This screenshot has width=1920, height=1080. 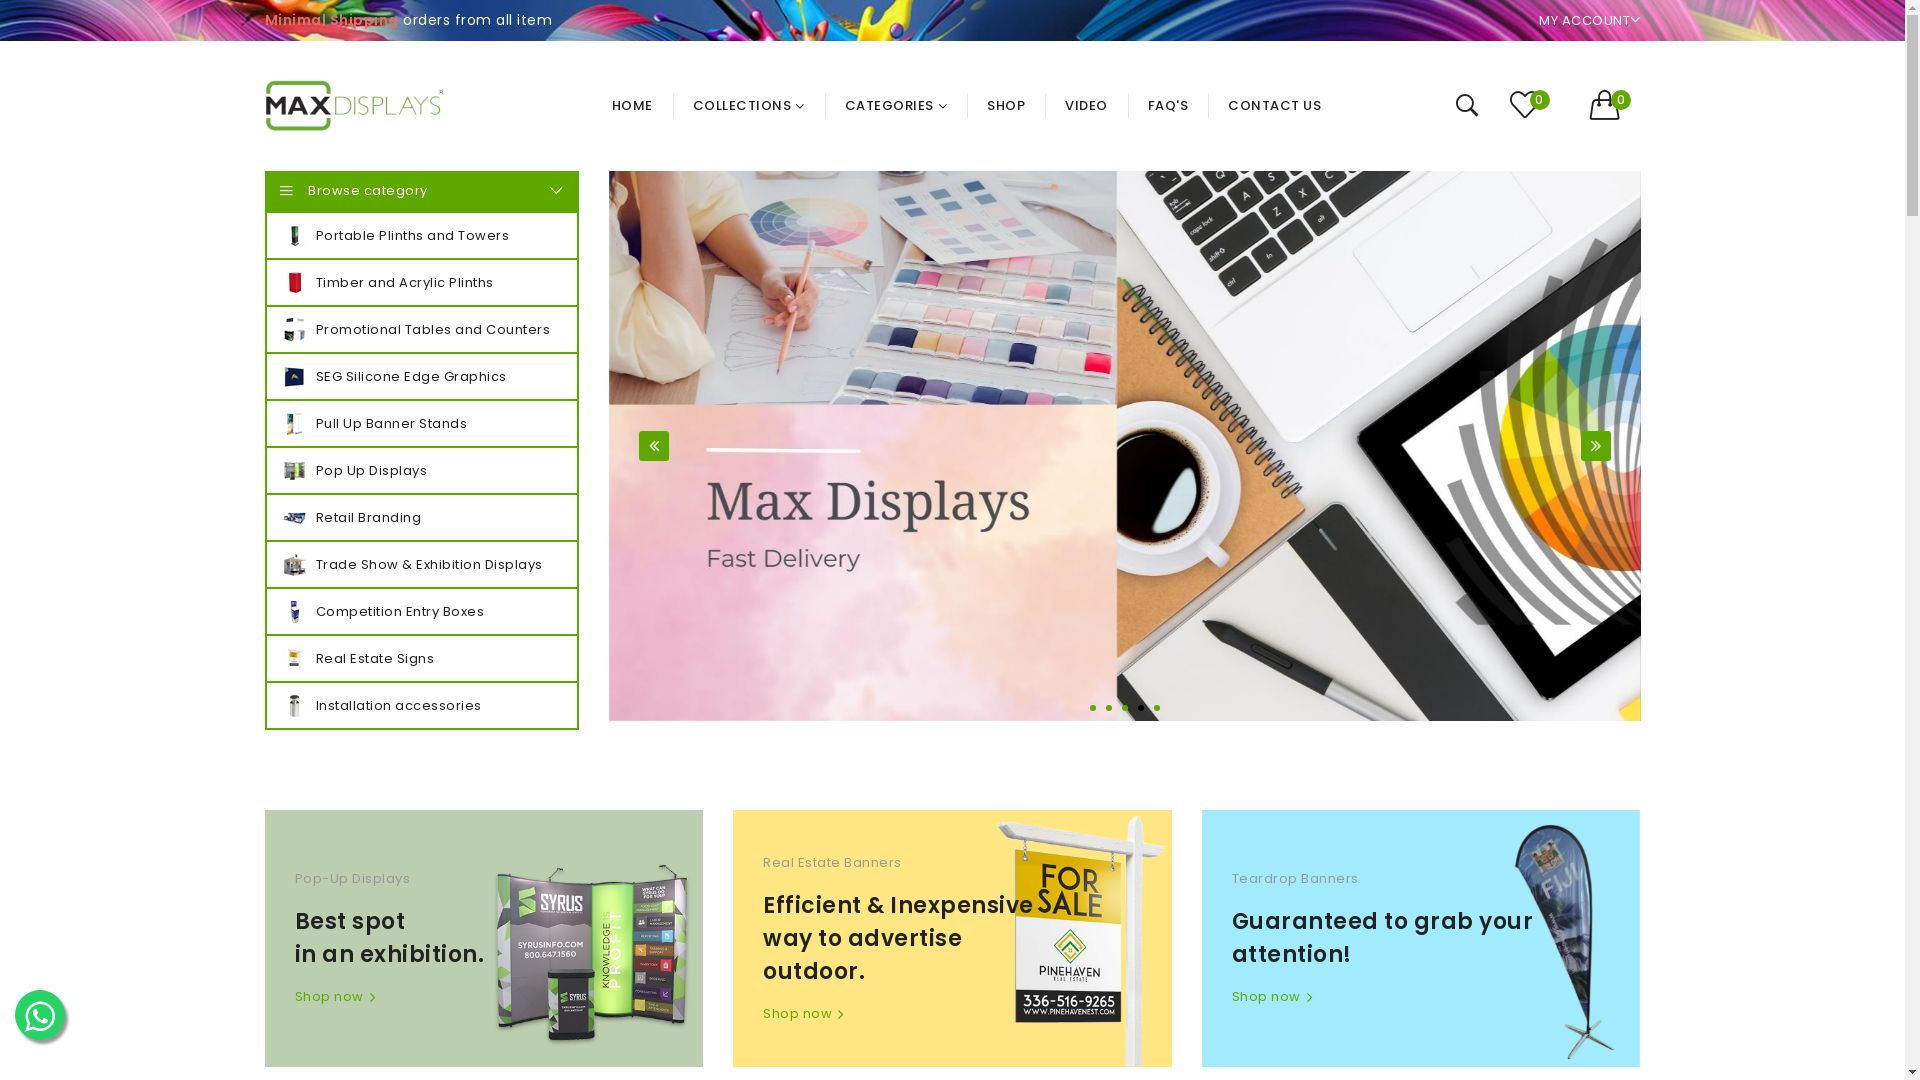 I want to click on 'CATEGORIES', so click(x=895, y=105).